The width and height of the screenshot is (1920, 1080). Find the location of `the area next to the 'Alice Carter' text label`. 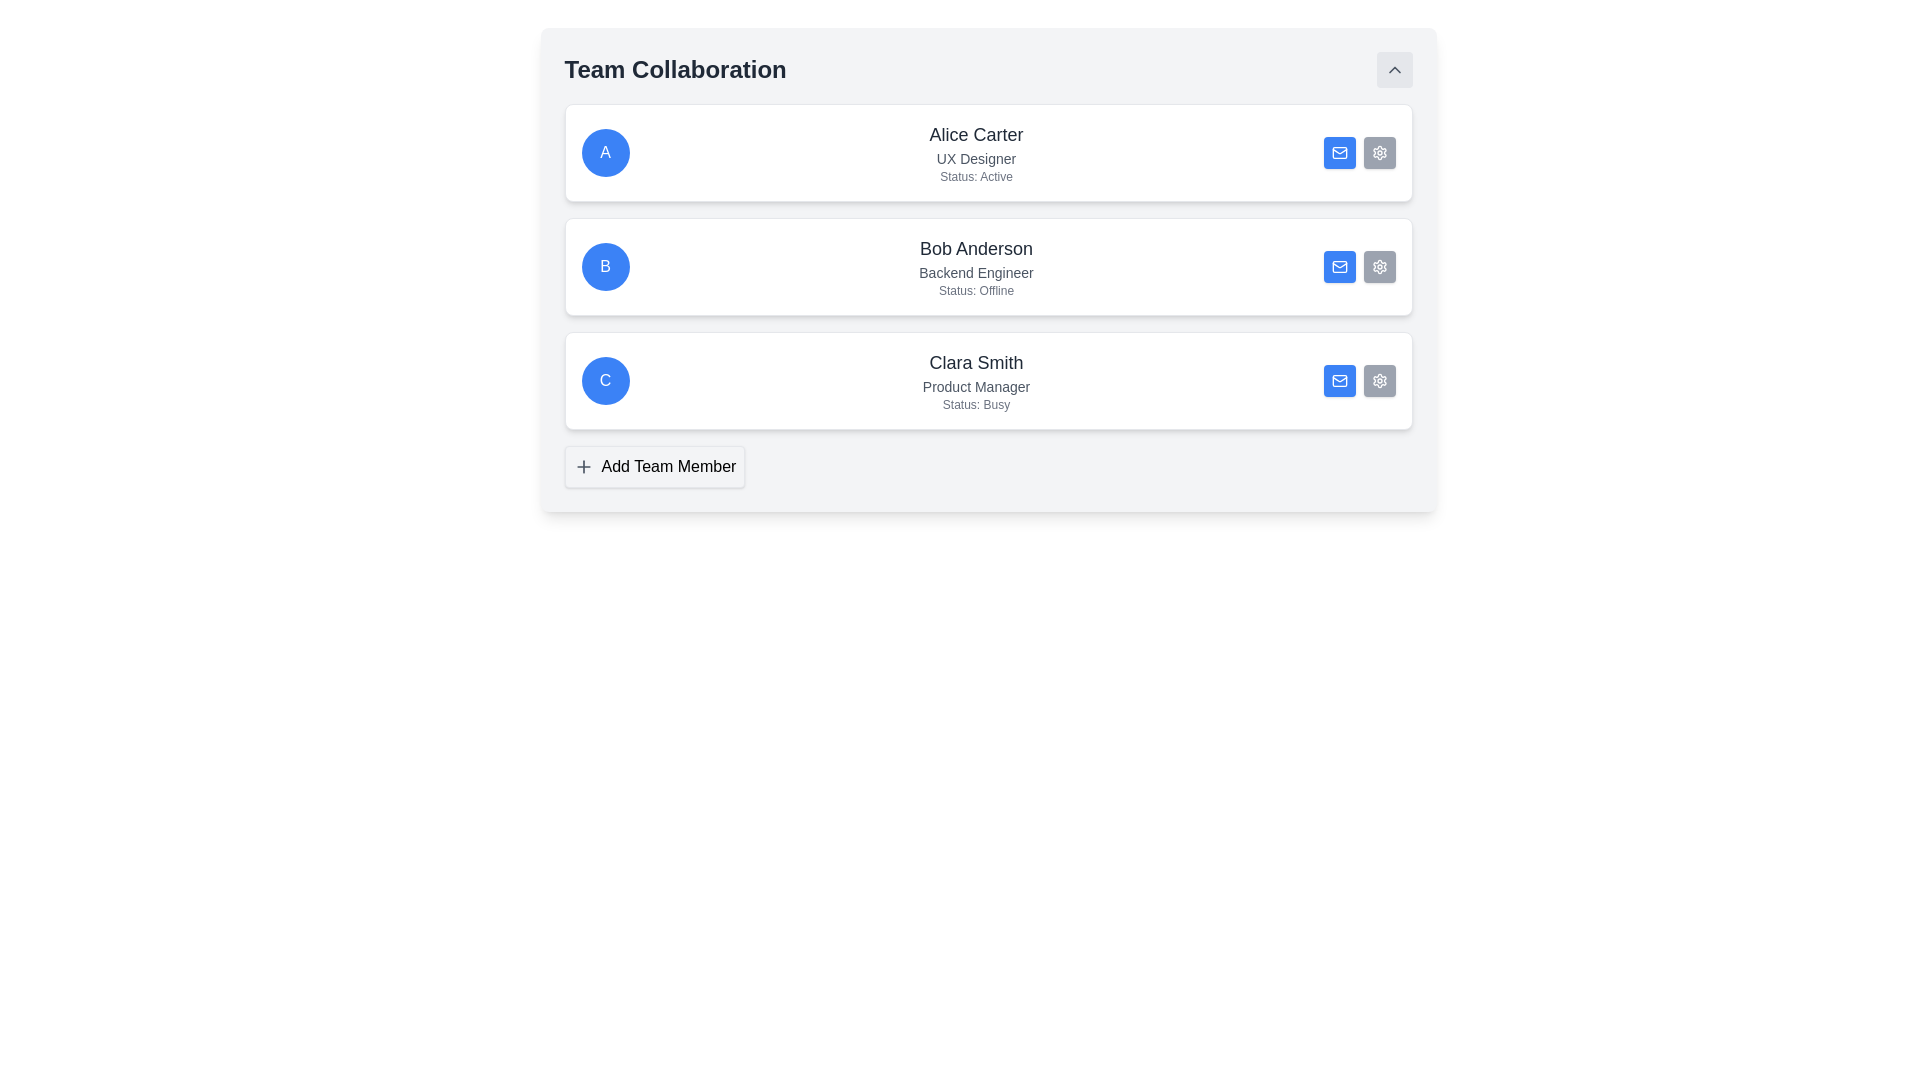

the area next to the 'Alice Carter' text label is located at coordinates (976, 135).